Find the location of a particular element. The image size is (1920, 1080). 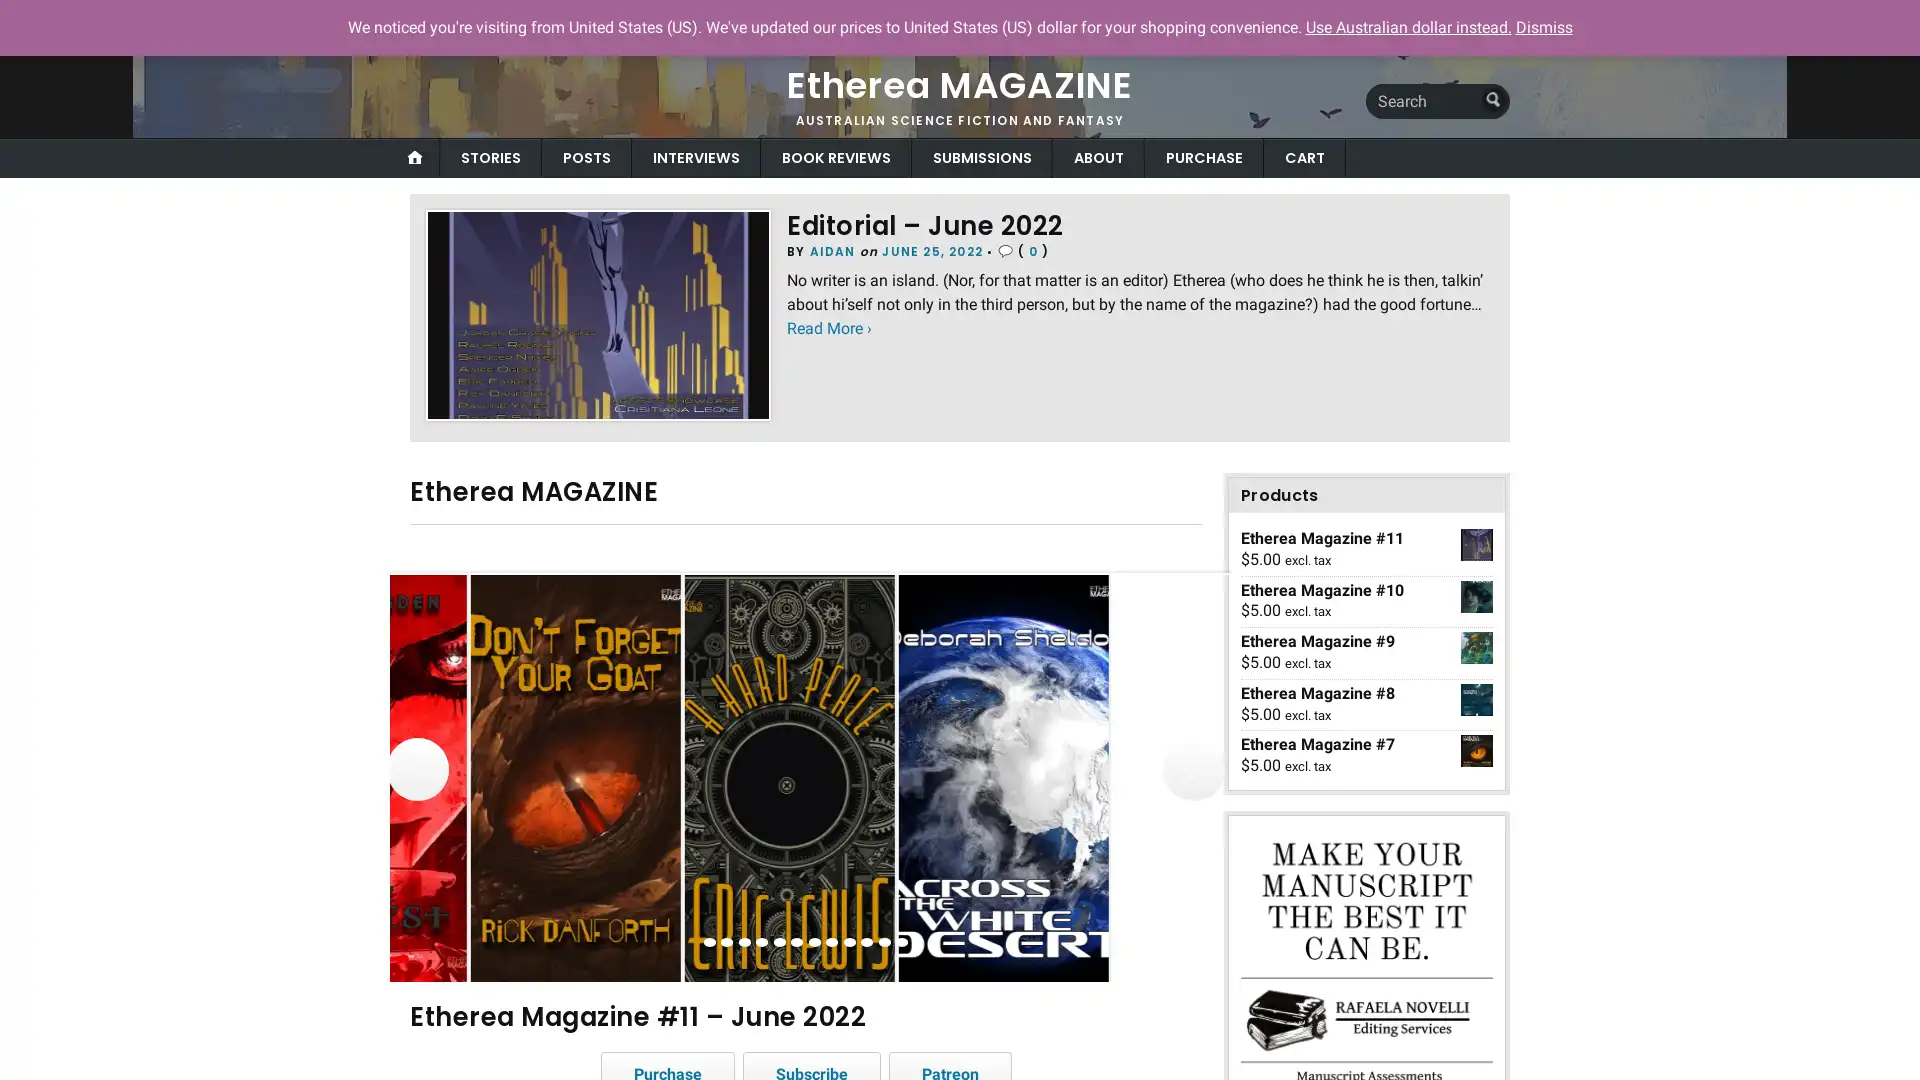

view image 3 of 12 in carousel is located at coordinates (743, 941).